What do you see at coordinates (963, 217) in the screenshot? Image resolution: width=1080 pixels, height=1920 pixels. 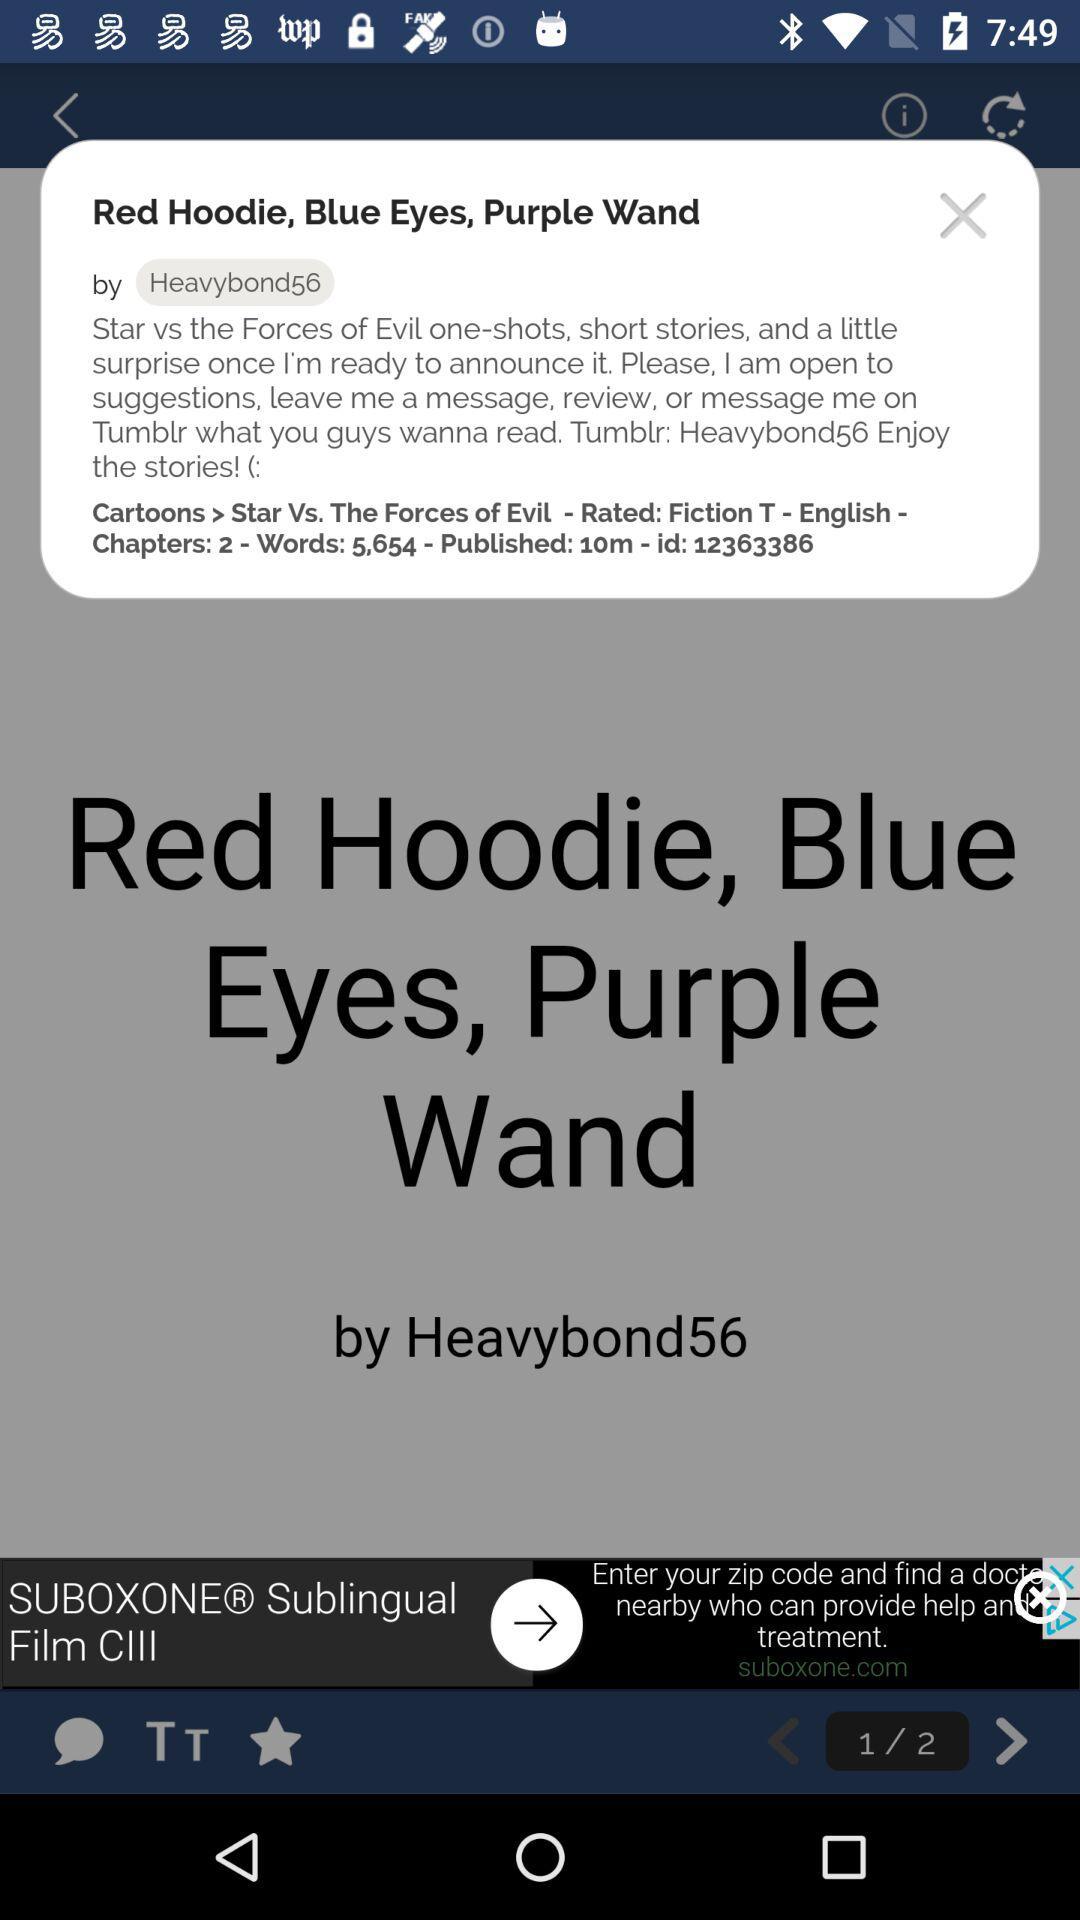 I see `exit` at bounding box center [963, 217].